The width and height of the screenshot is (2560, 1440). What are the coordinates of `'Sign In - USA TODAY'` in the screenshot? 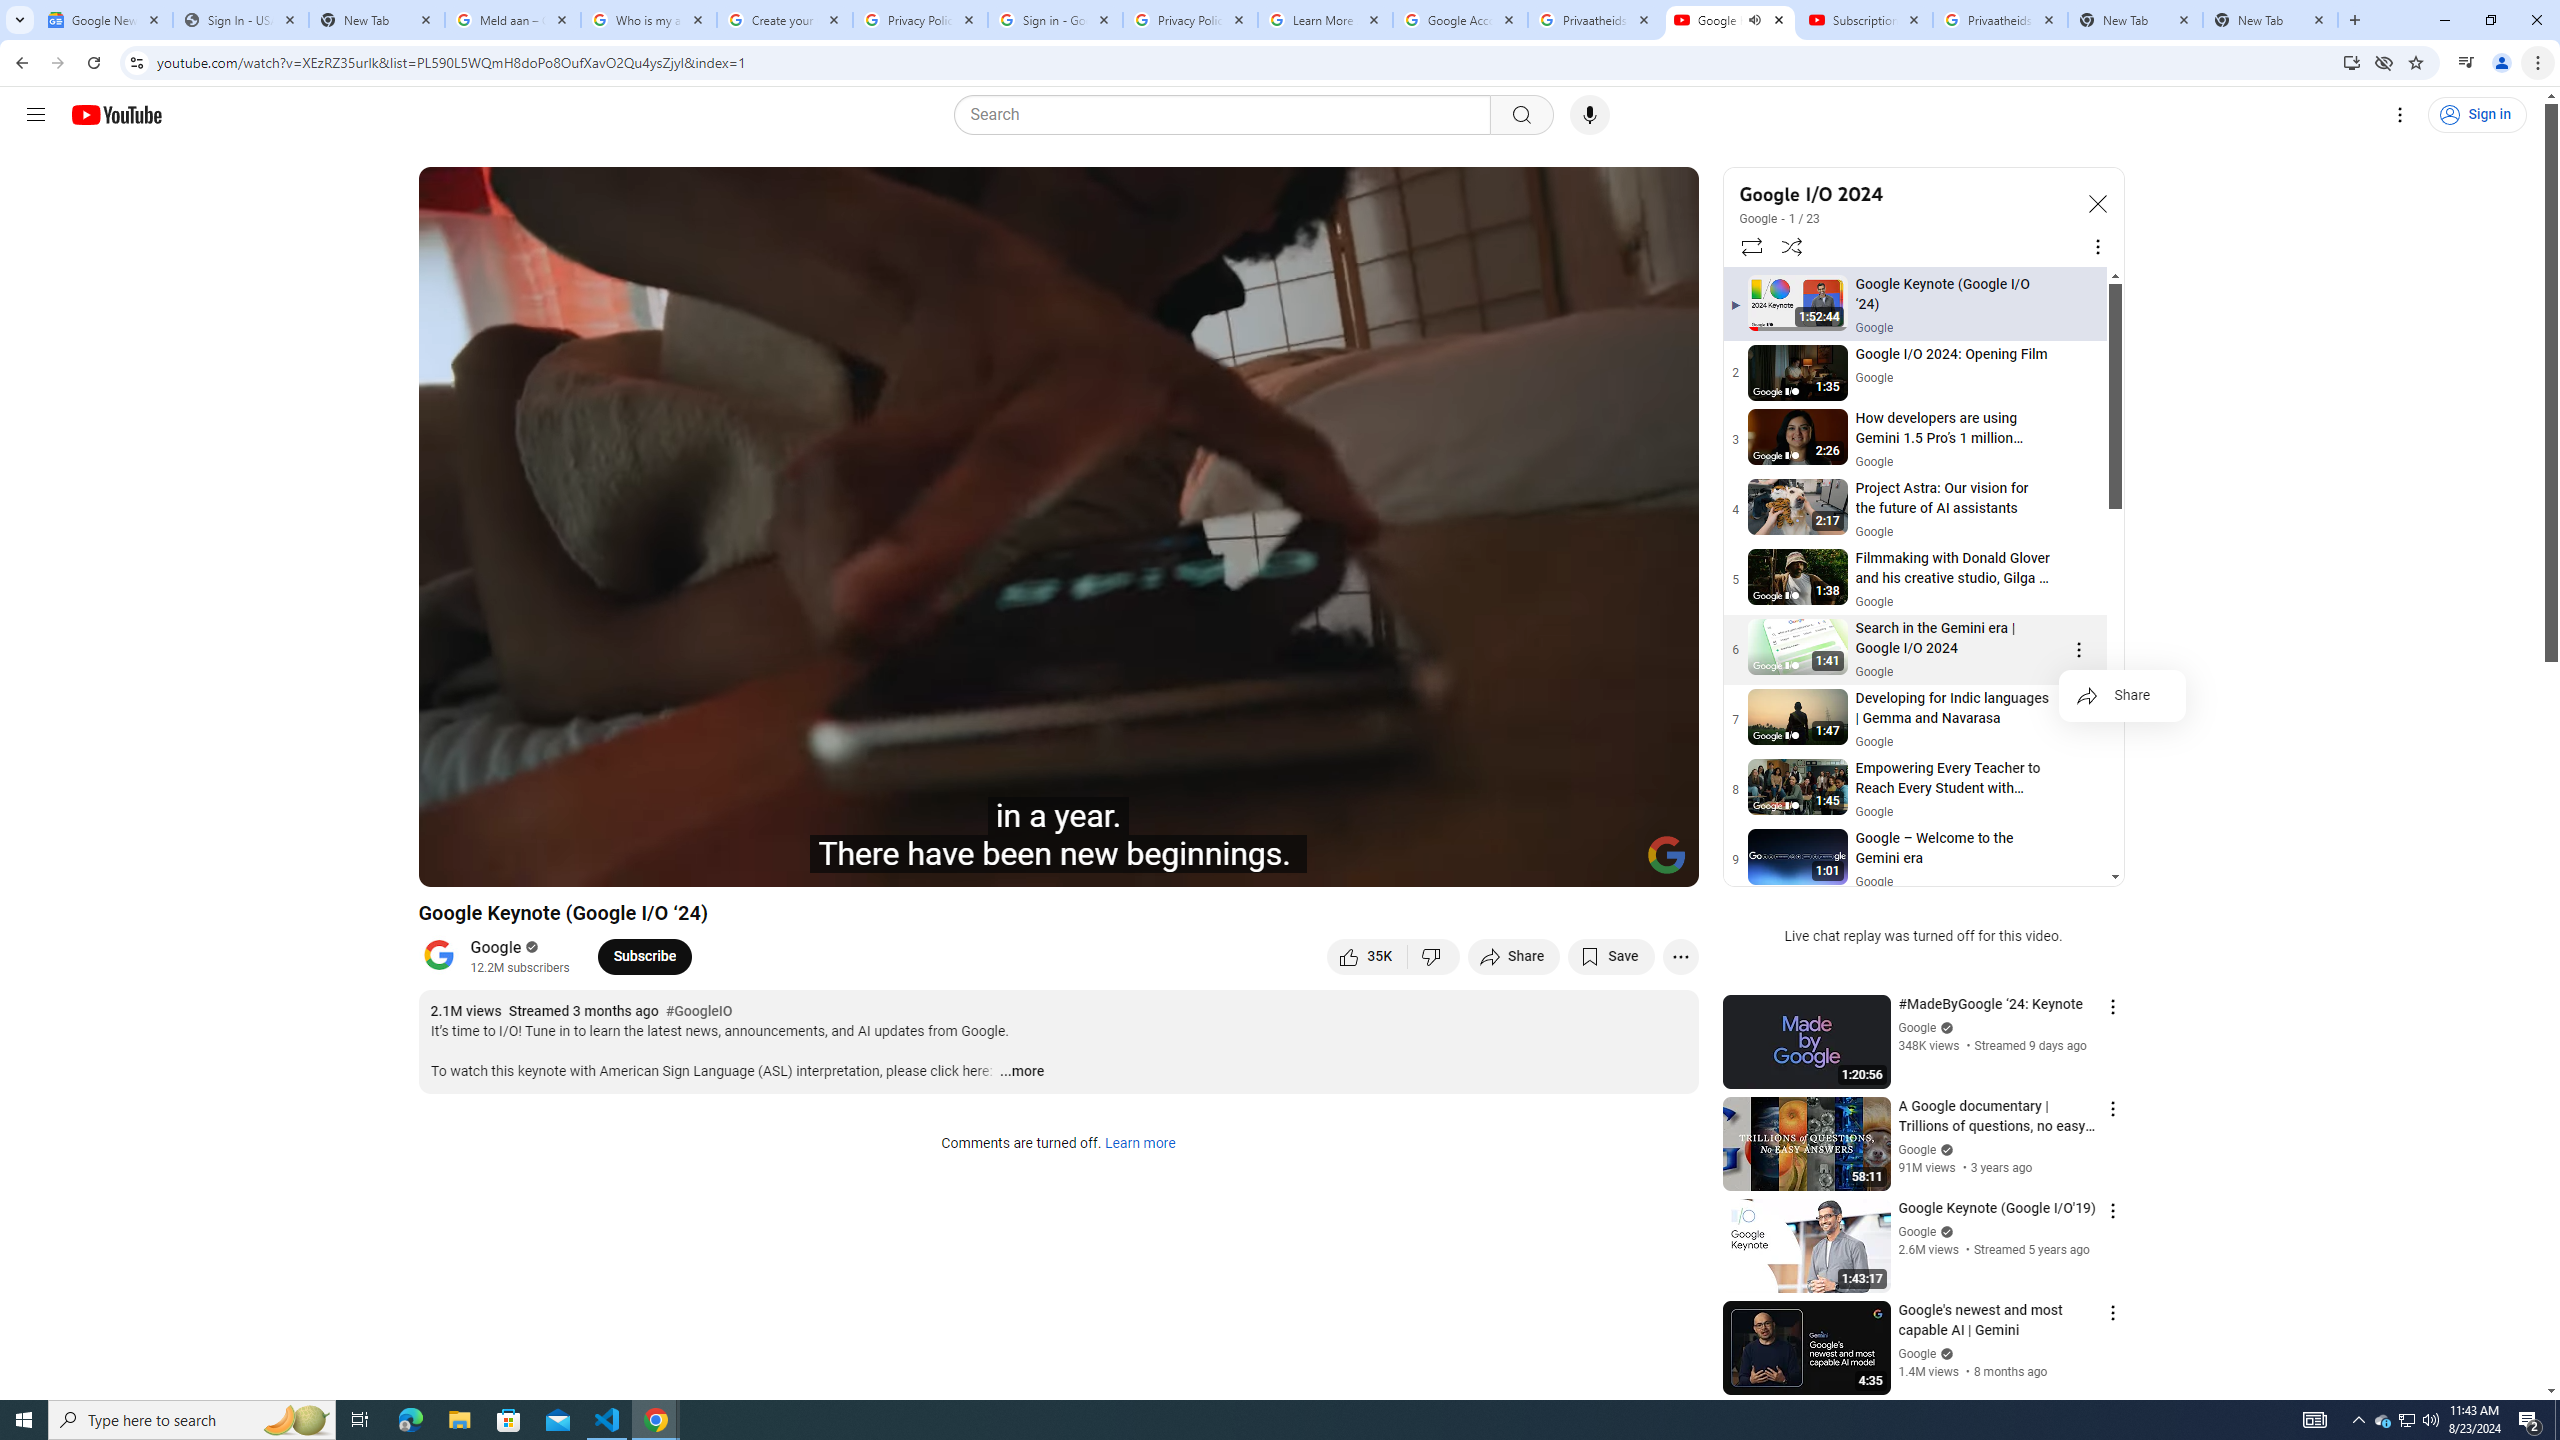 It's located at (240, 19).